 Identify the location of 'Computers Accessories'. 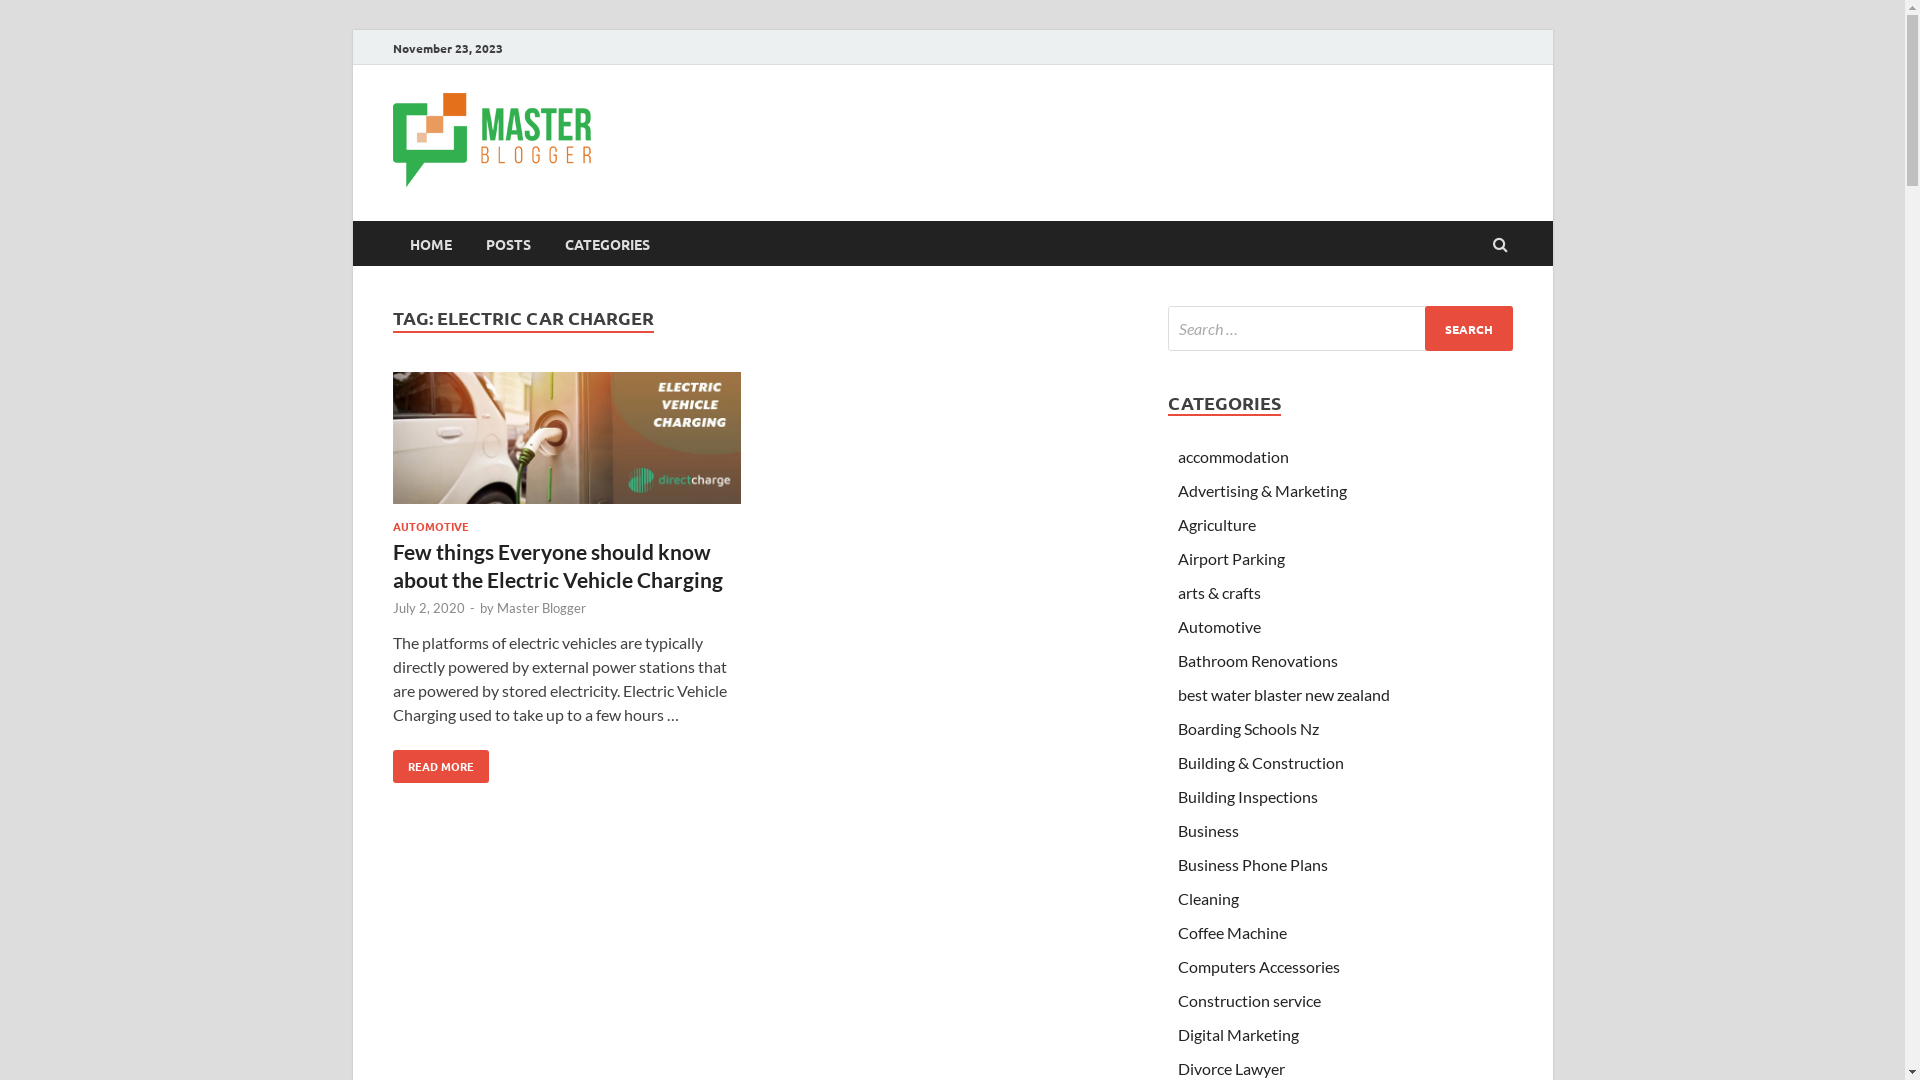
(1177, 965).